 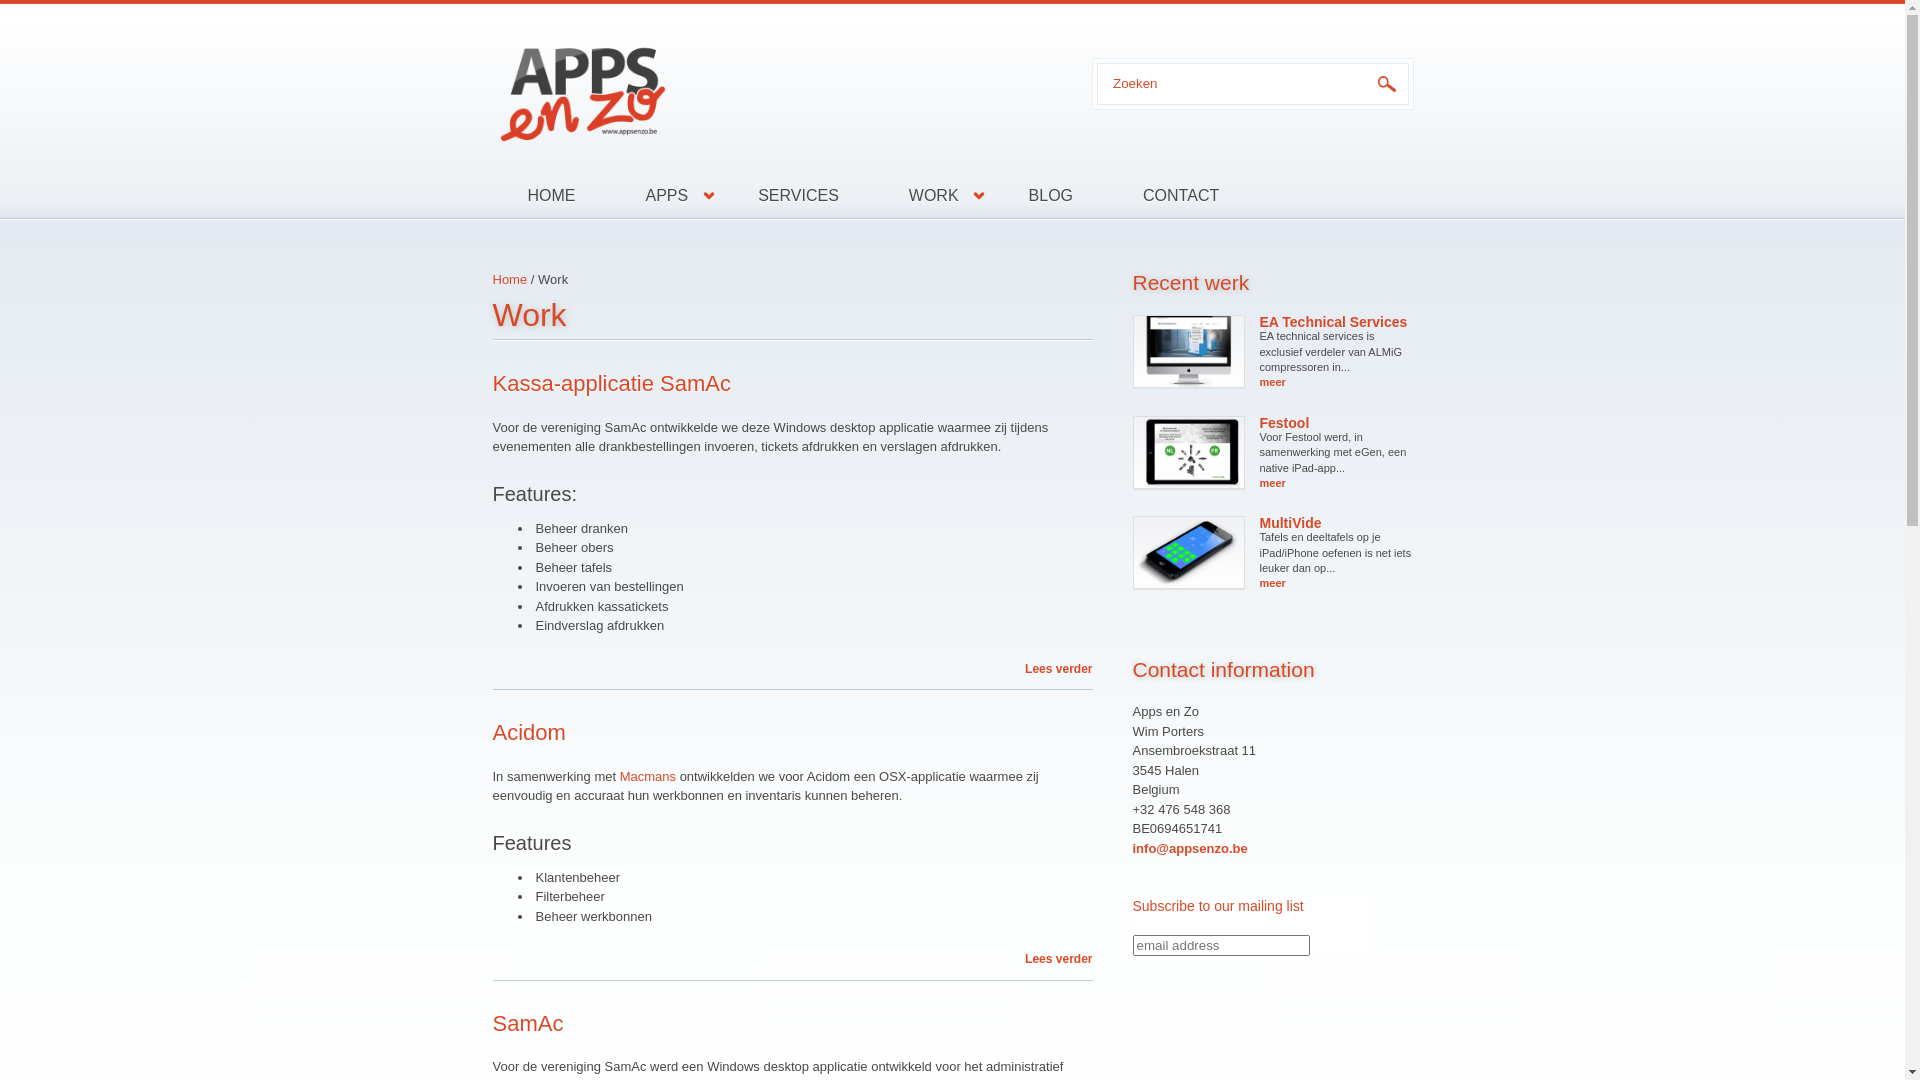 I want to click on 'Lees verder, so click(x=1057, y=958).